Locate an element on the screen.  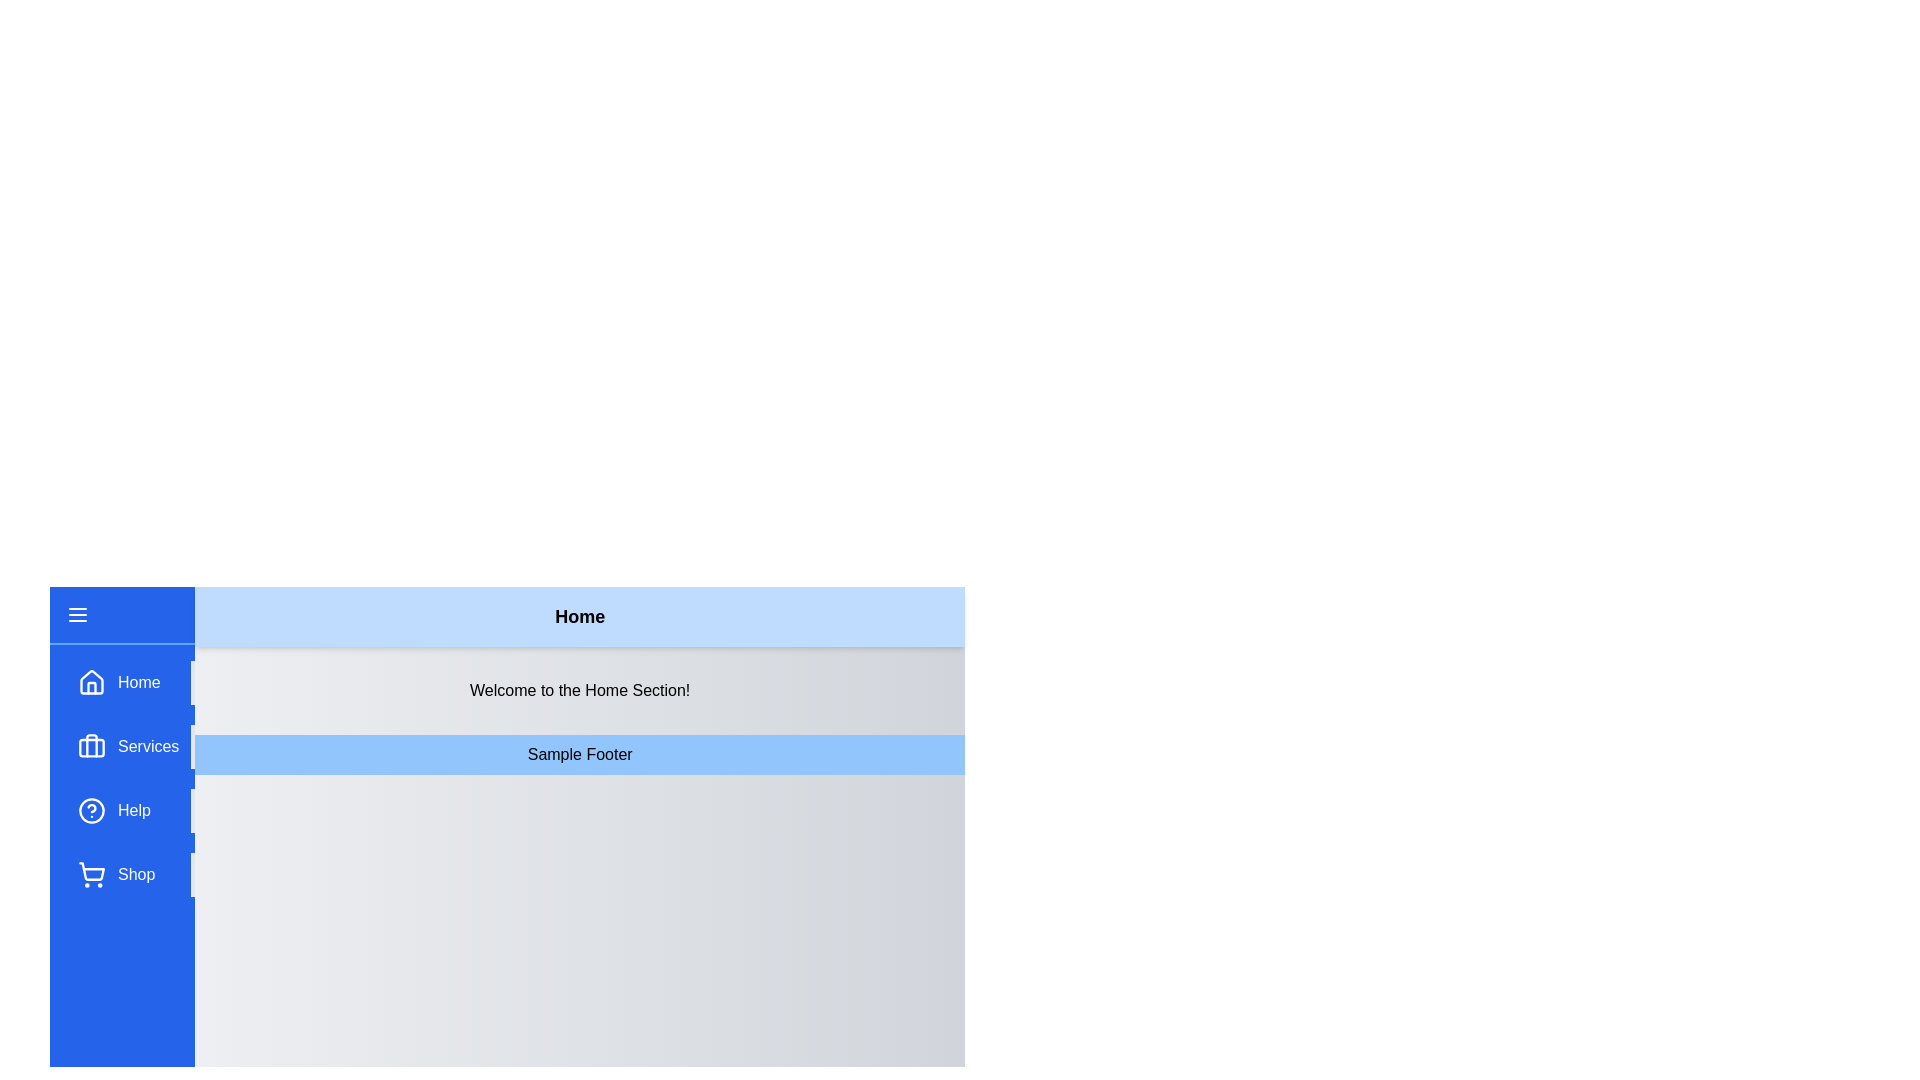
the 'Shop' button located in the sidebar menu, which is the fourth button in a vertical stack is located at coordinates (129, 874).